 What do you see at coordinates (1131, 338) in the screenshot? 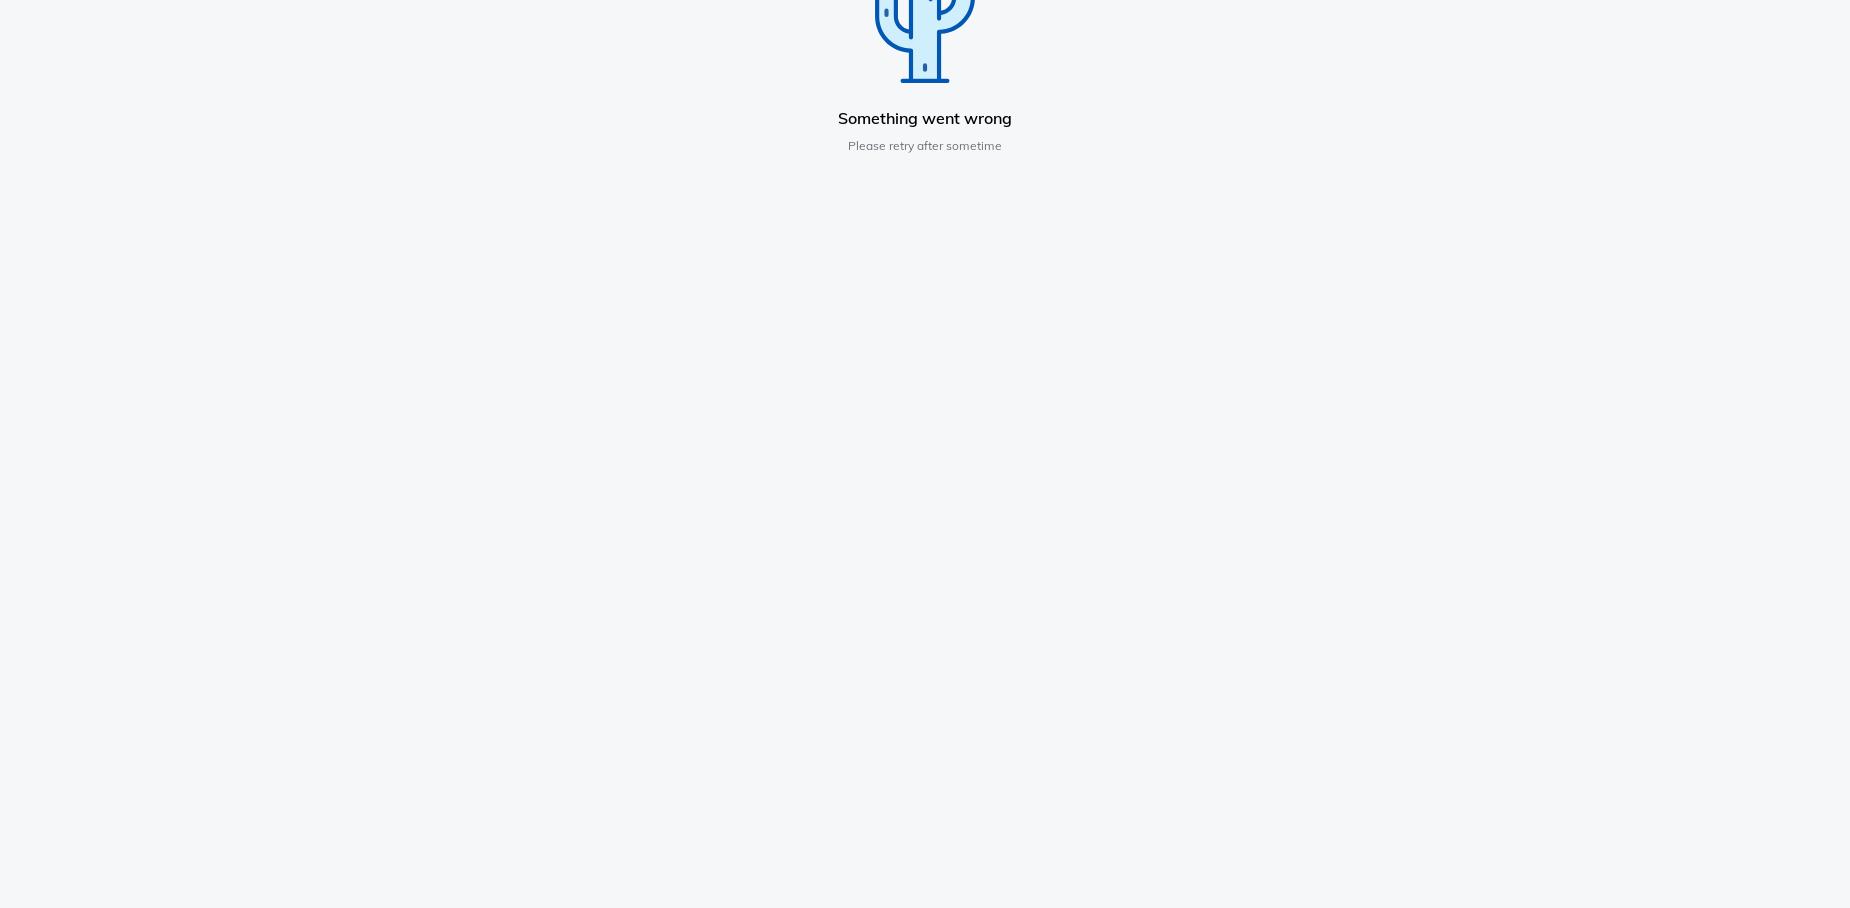
I see `'Privacy Policy'` at bounding box center [1131, 338].